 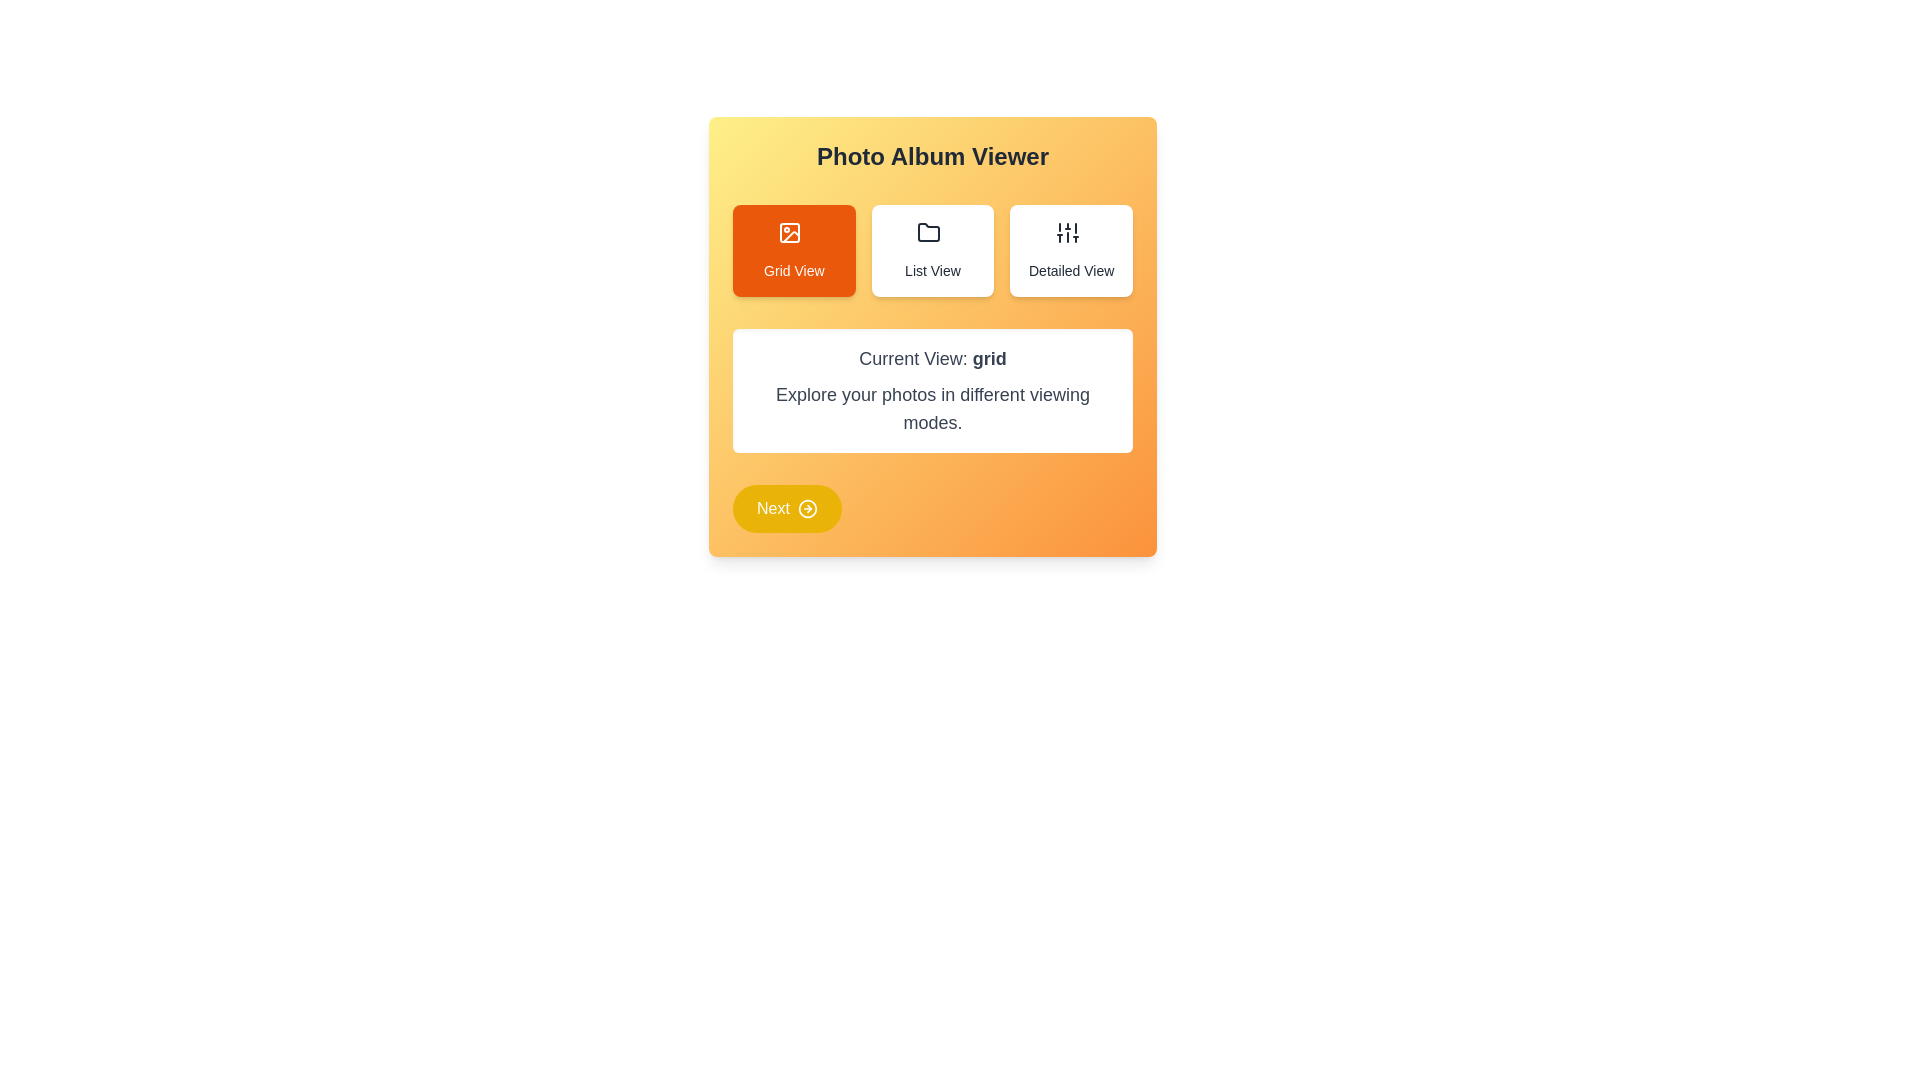 What do you see at coordinates (931, 357) in the screenshot?
I see `text element displaying 'Current View: grid', which is located within a white box and is the first text element beneath the header section of view mode buttons` at bounding box center [931, 357].